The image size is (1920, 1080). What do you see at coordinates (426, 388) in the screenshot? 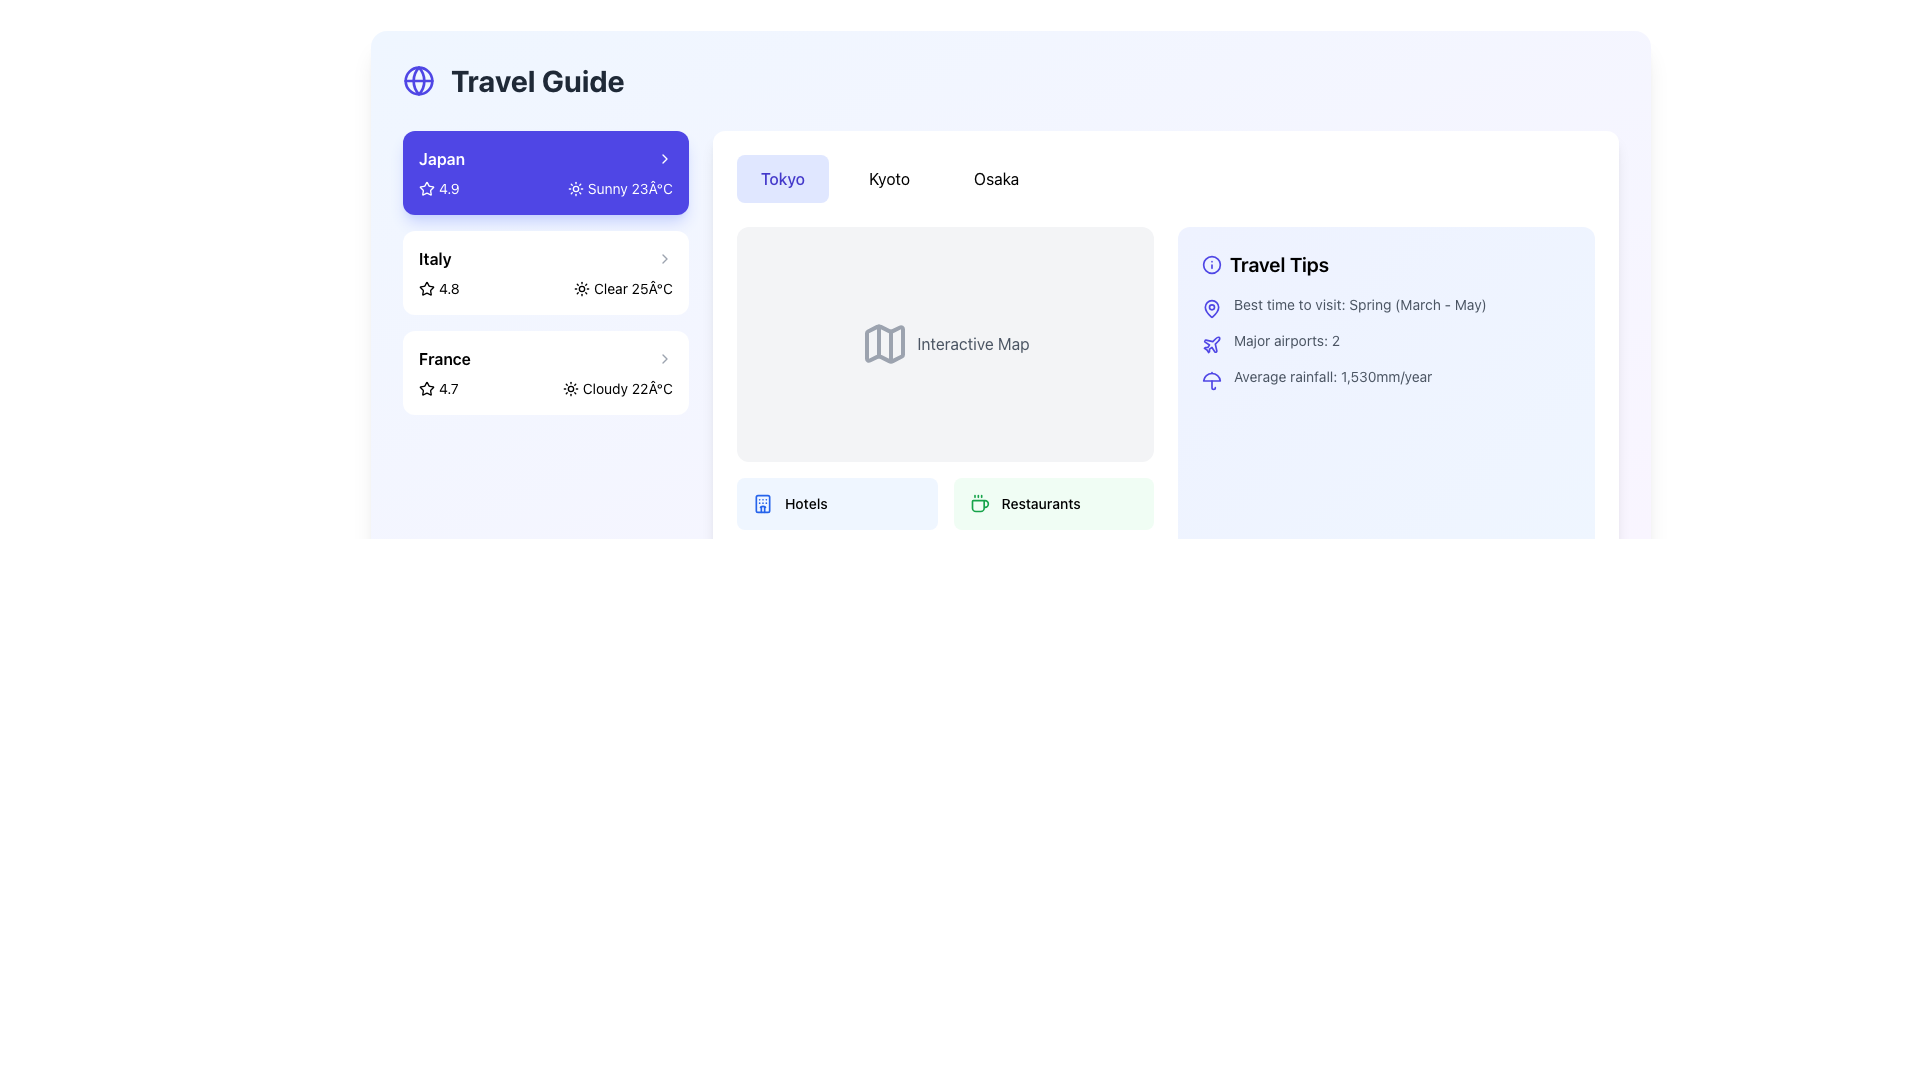
I see `the star icon used for indicating ratings in the 'Japan' section of the Travel Guide interface, located next to the text '4.9'` at bounding box center [426, 388].